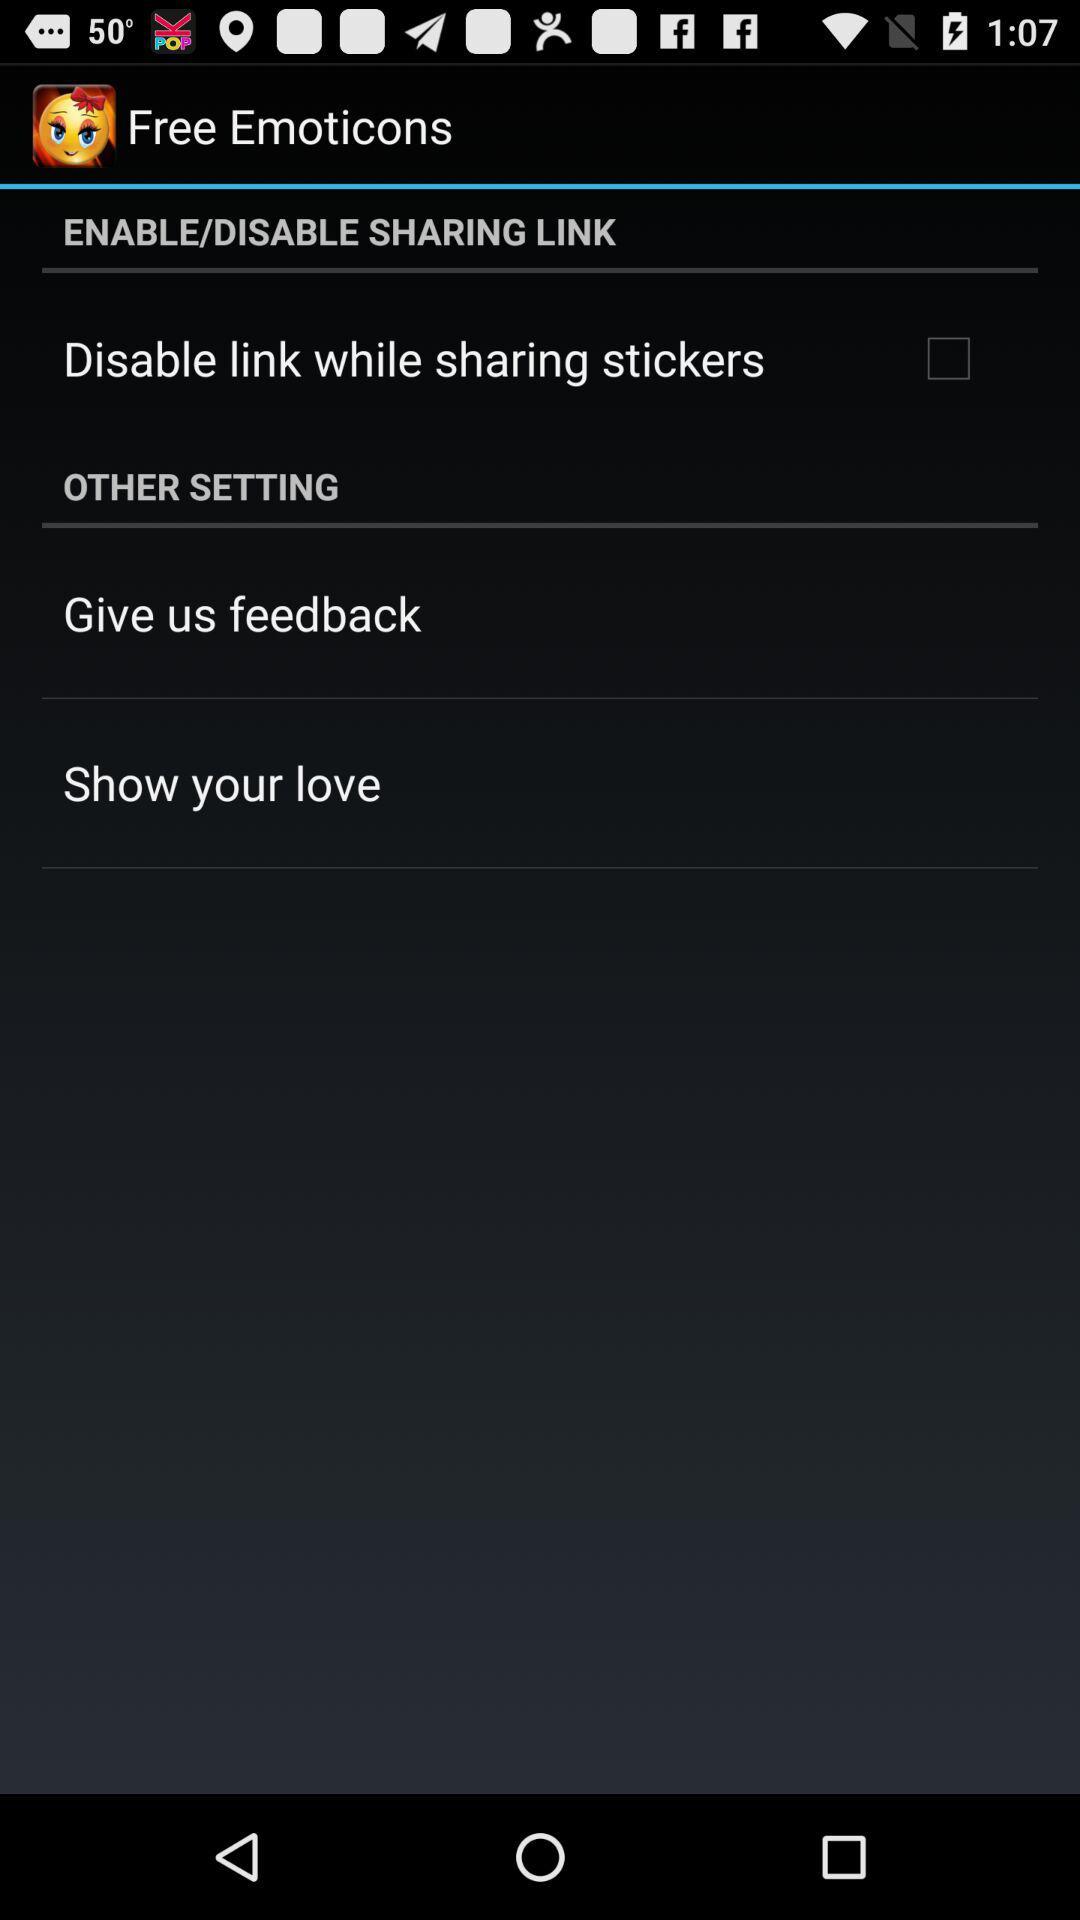  What do you see at coordinates (540, 485) in the screenshot?
I see `other setting icon` at bounding box center [540, 485].